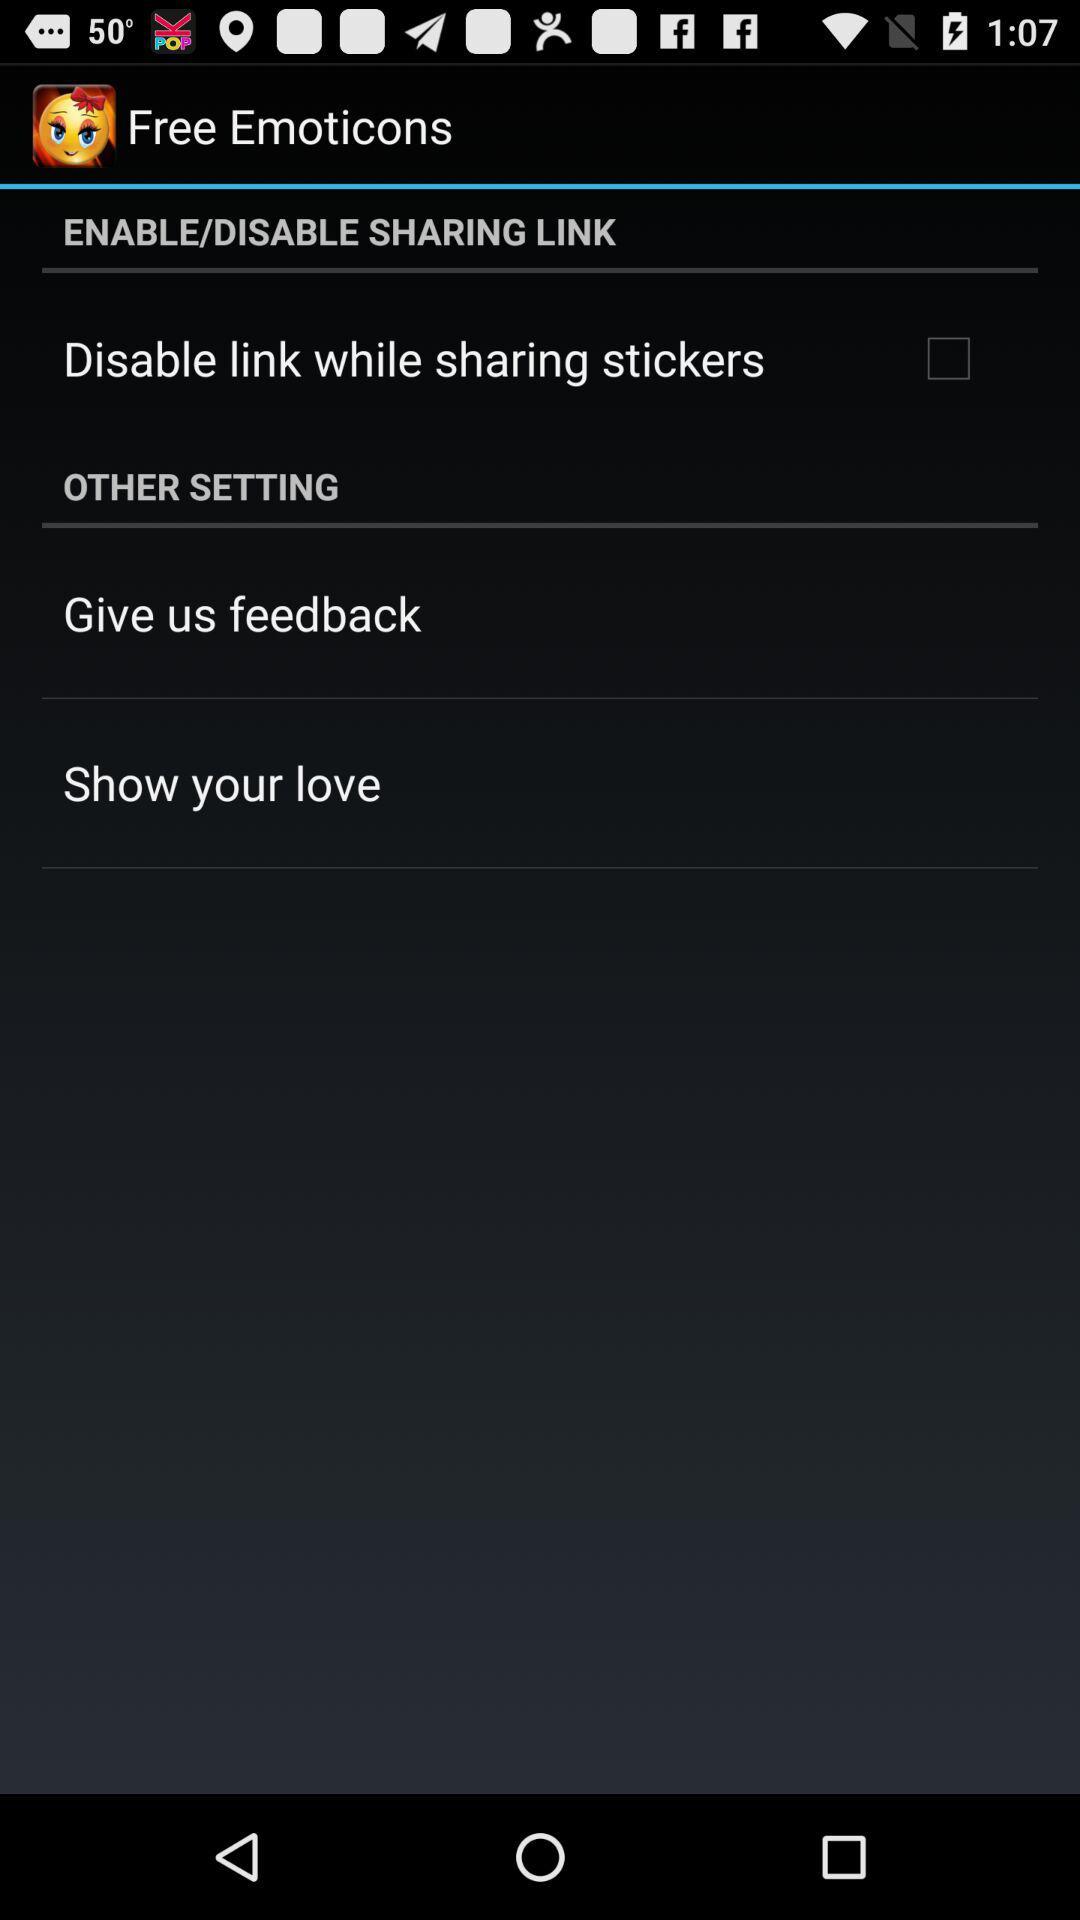  What do you see at coordinates (540, 485) in the screenshot?
I see `other setting icon` at bounding box center [540, 485].